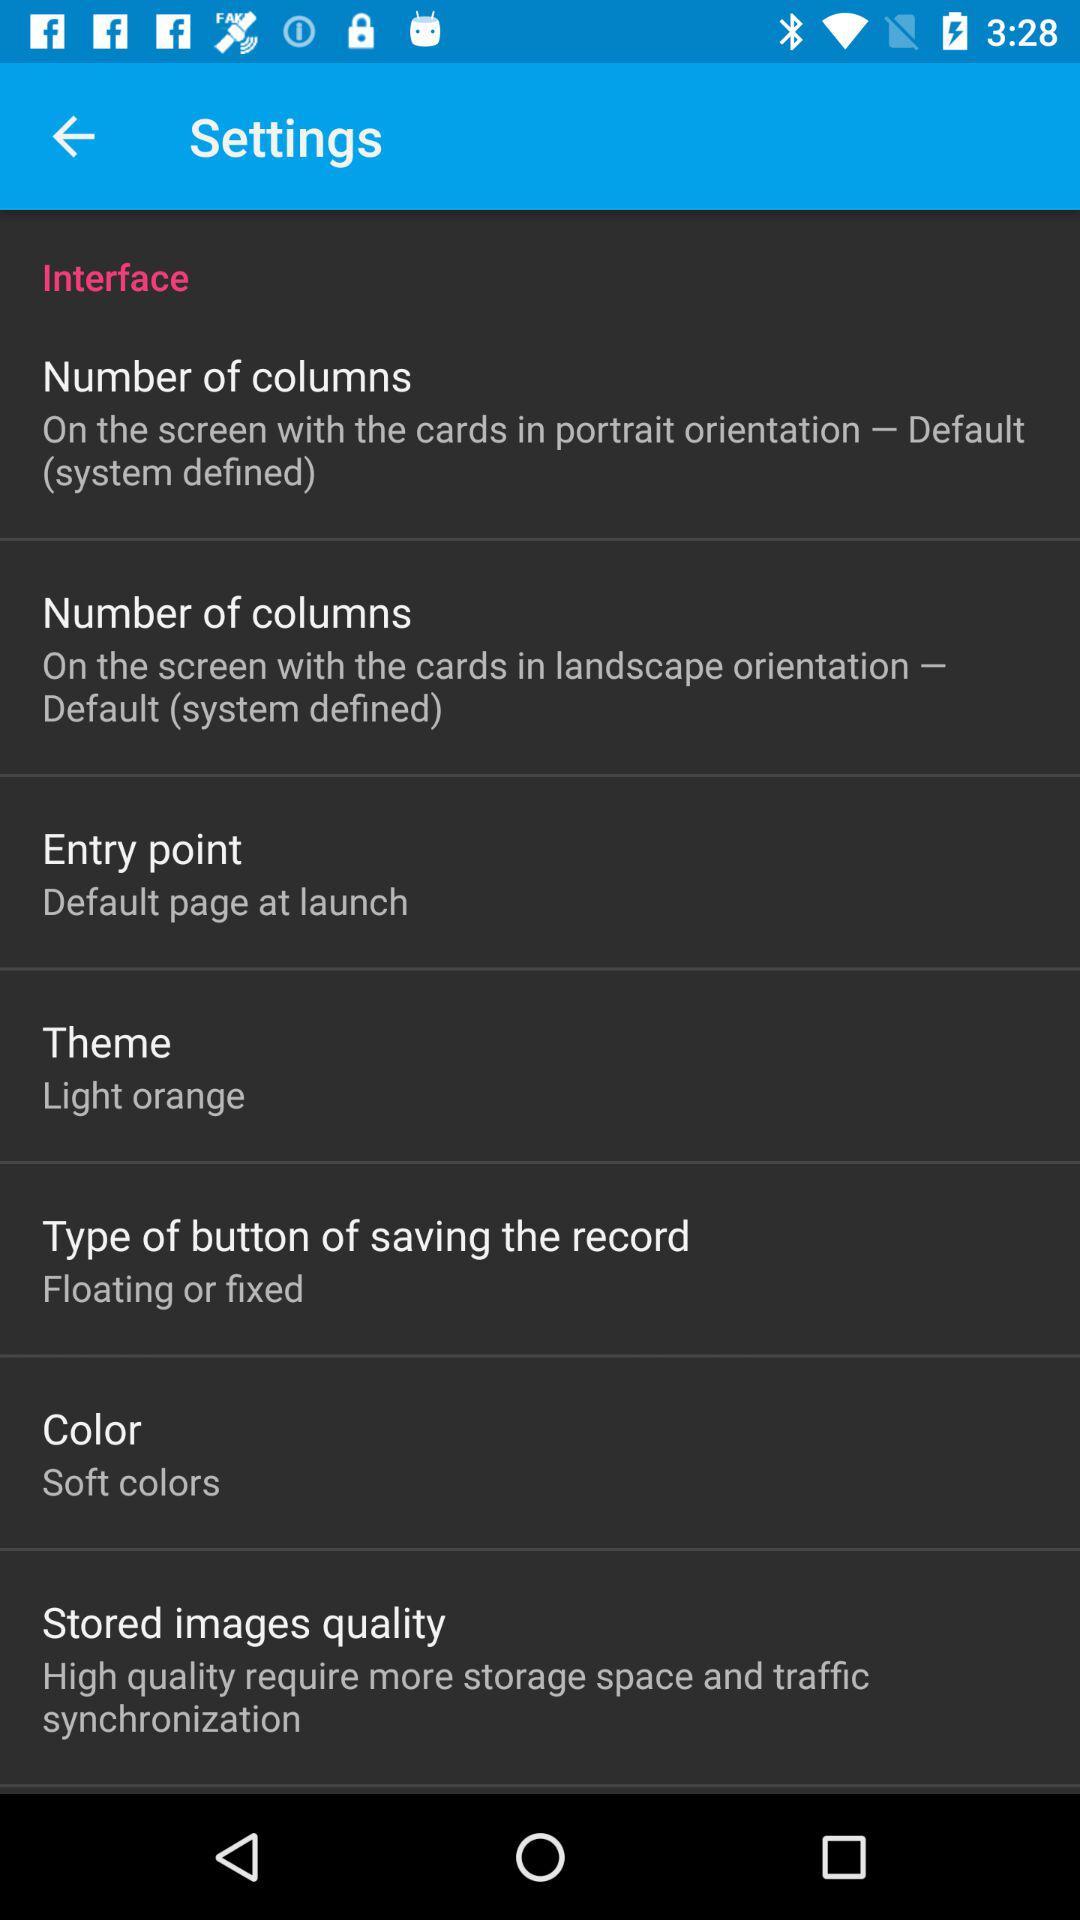 The width and height of the screenshot is (1080, 1920). What do you see at coordinates (72, 135) in the screenshot?
I see `the app to the left of settings icon` at bounding box center [72, 135].